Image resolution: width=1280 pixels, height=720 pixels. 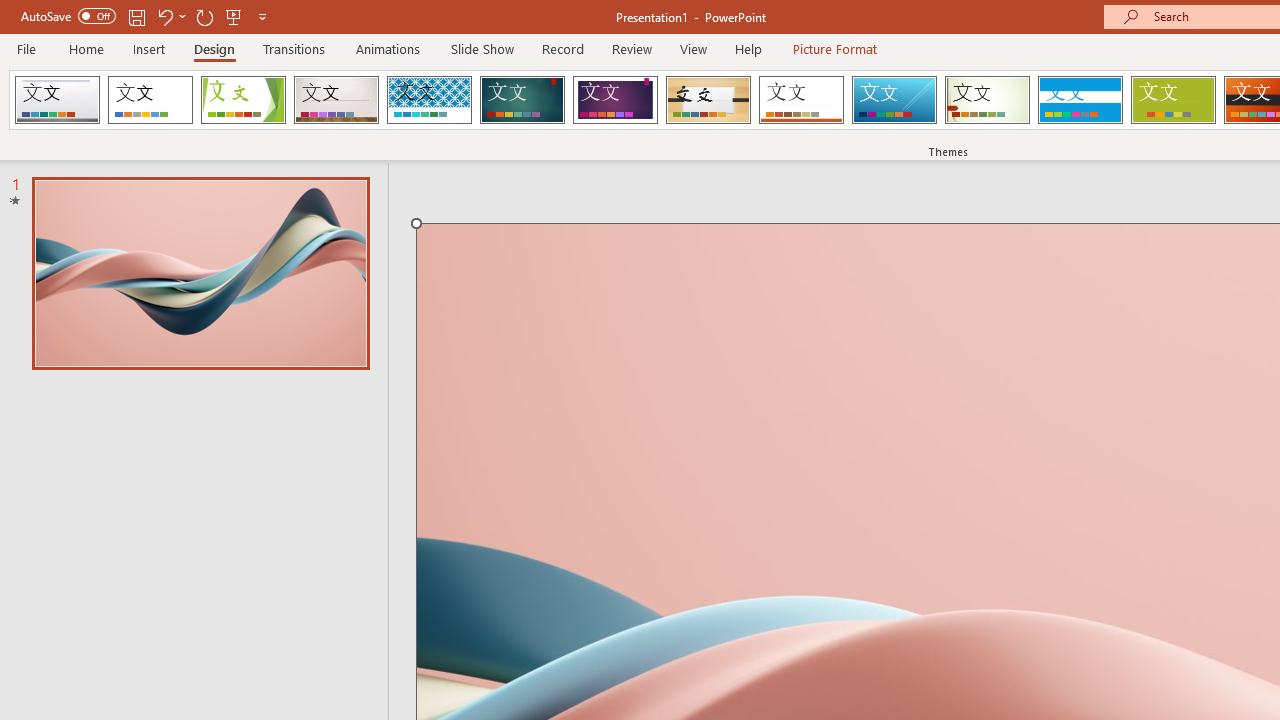 I want to click on 'Slice', so click(x=893, y=100).